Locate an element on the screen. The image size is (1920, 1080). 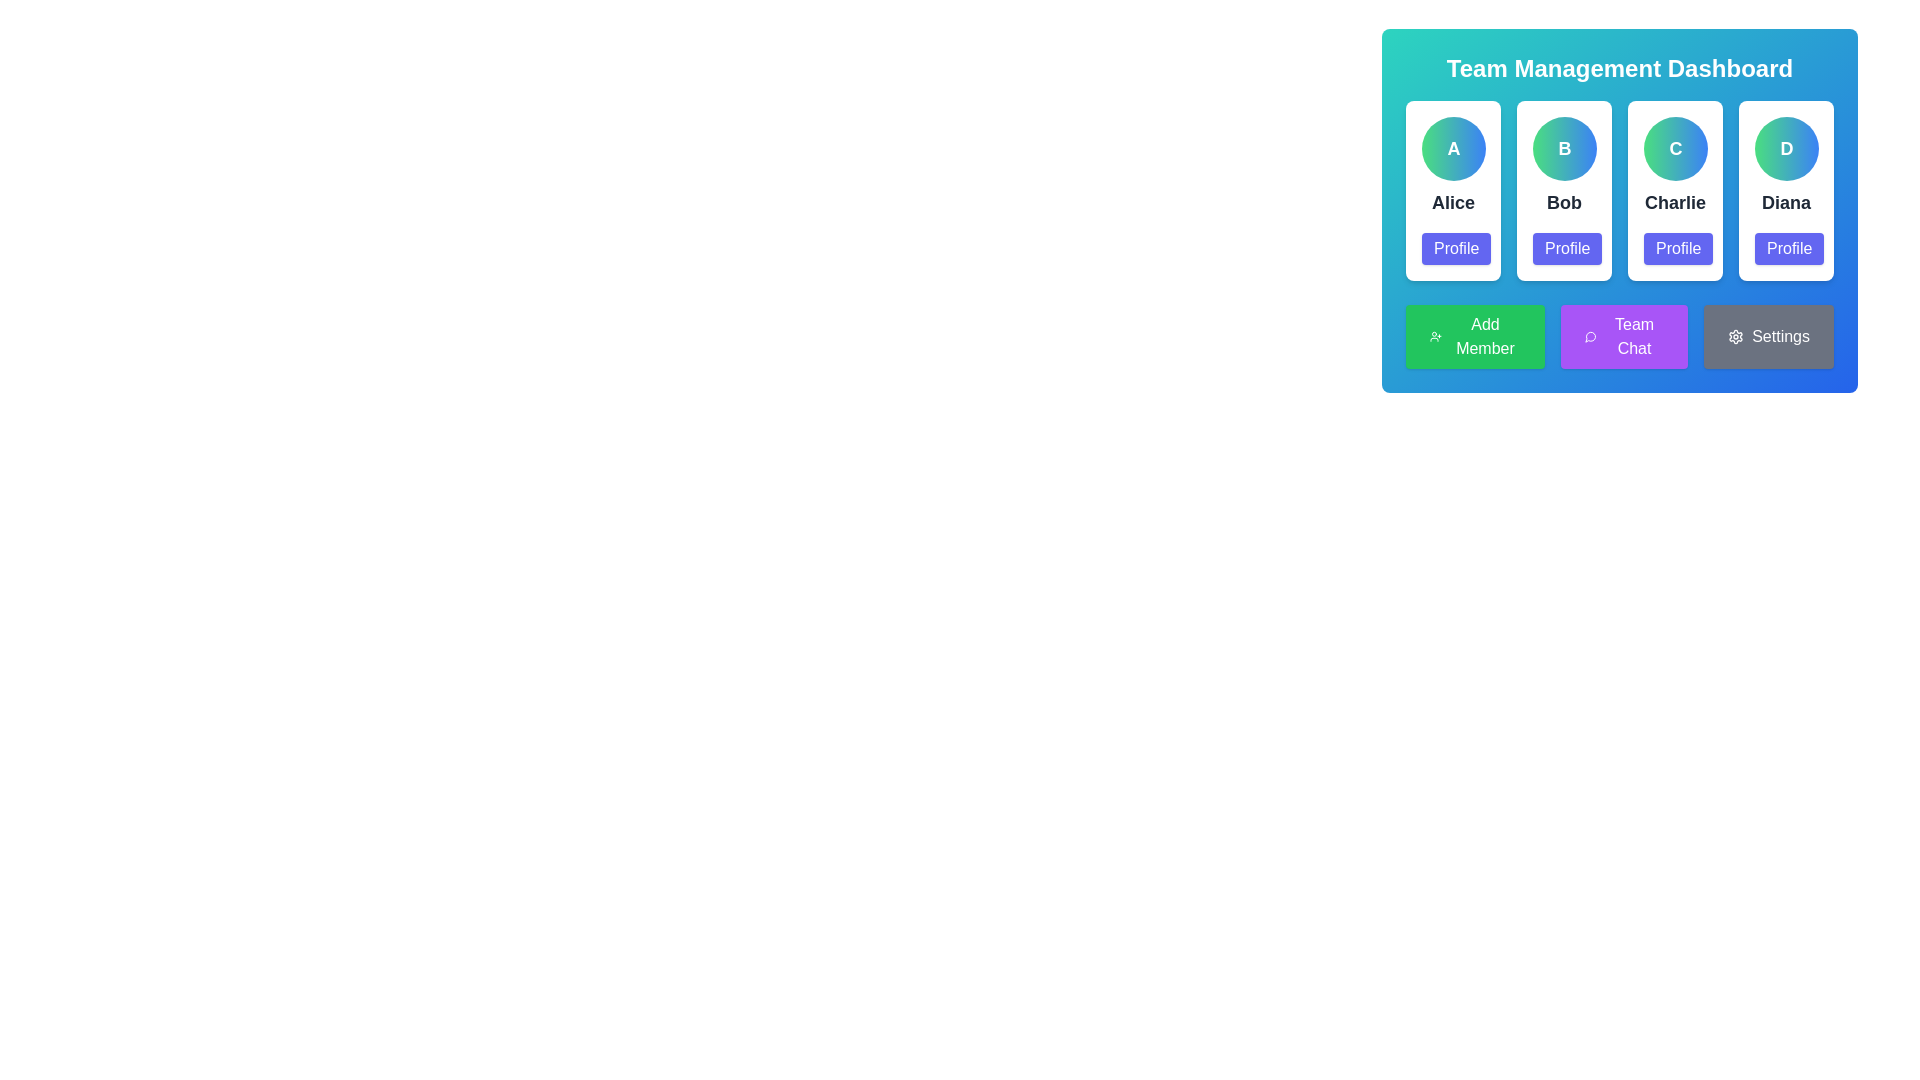
the settings icon located within the 'Settings' button at the bottom right section of the dashboard interface is located at coordinates (1735, 335).